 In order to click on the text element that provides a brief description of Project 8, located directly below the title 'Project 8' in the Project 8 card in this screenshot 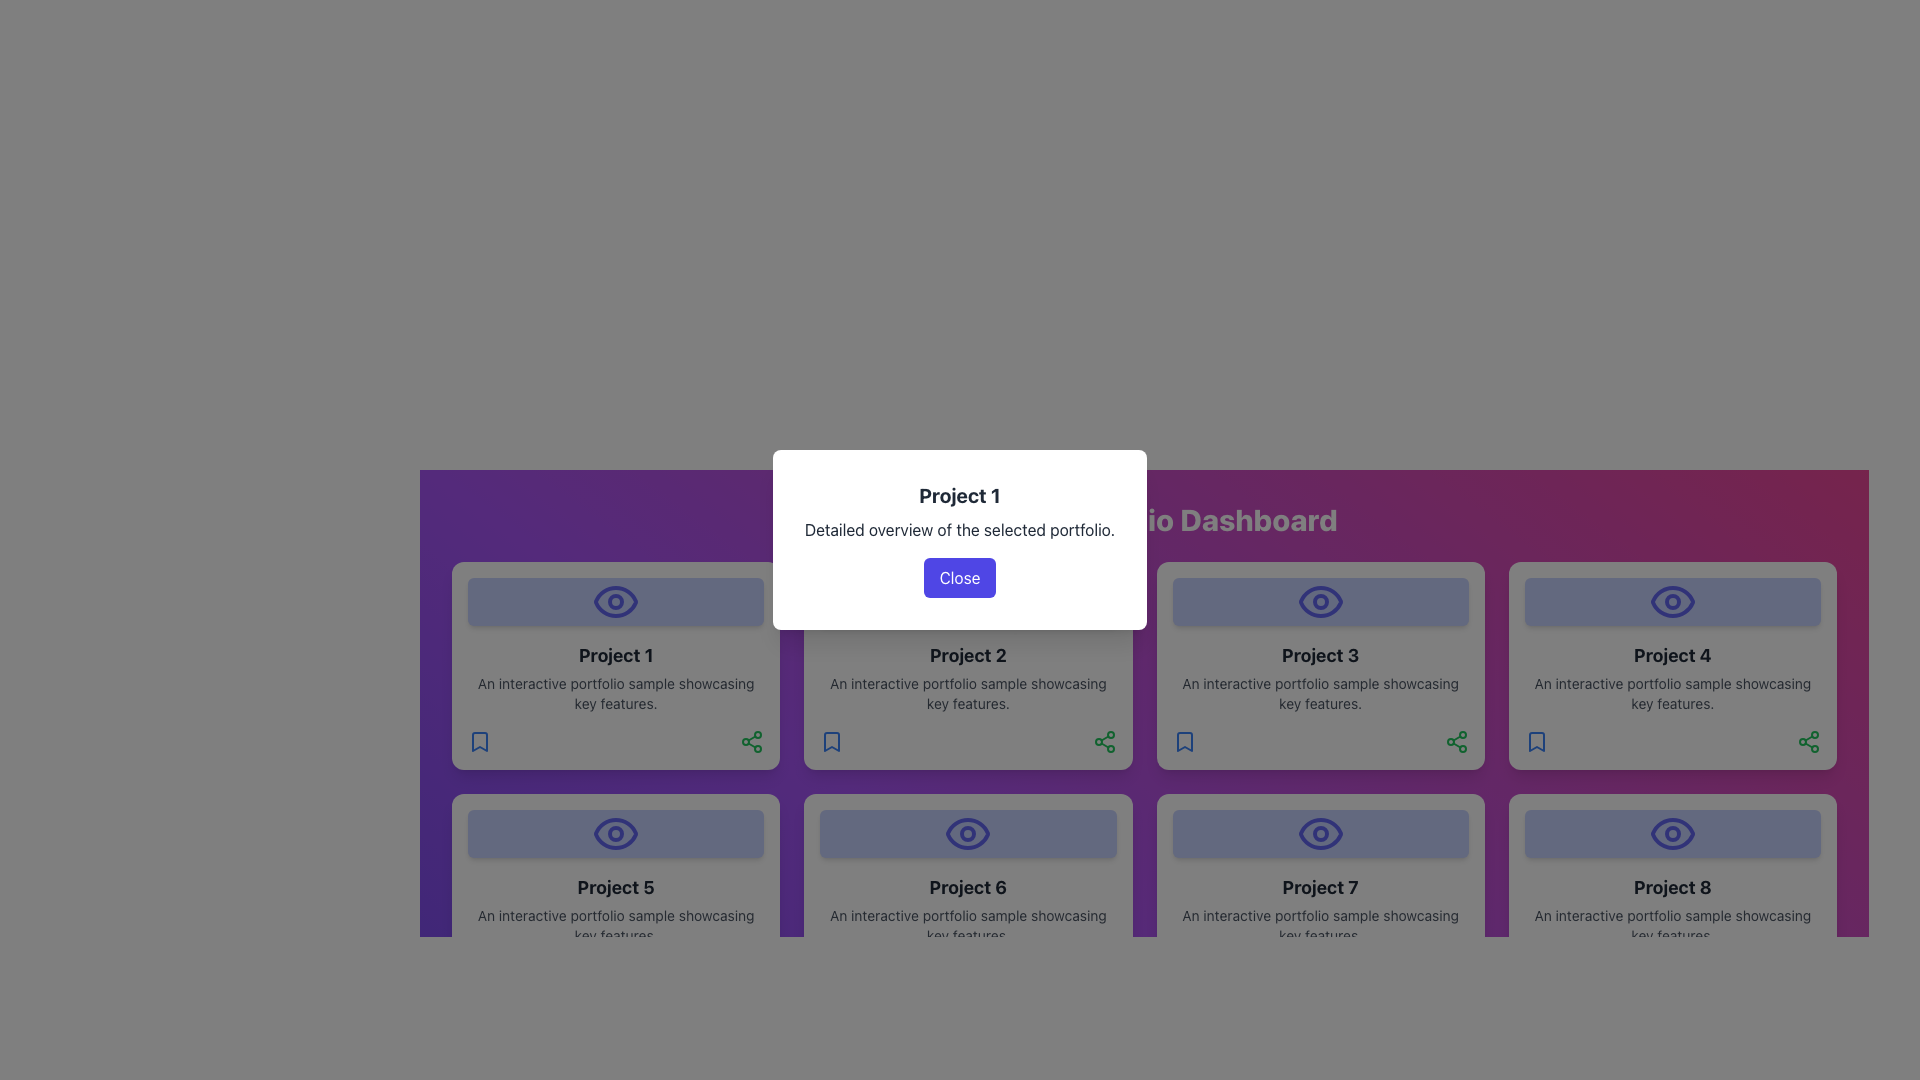, I will do `click(1672, 925)`.